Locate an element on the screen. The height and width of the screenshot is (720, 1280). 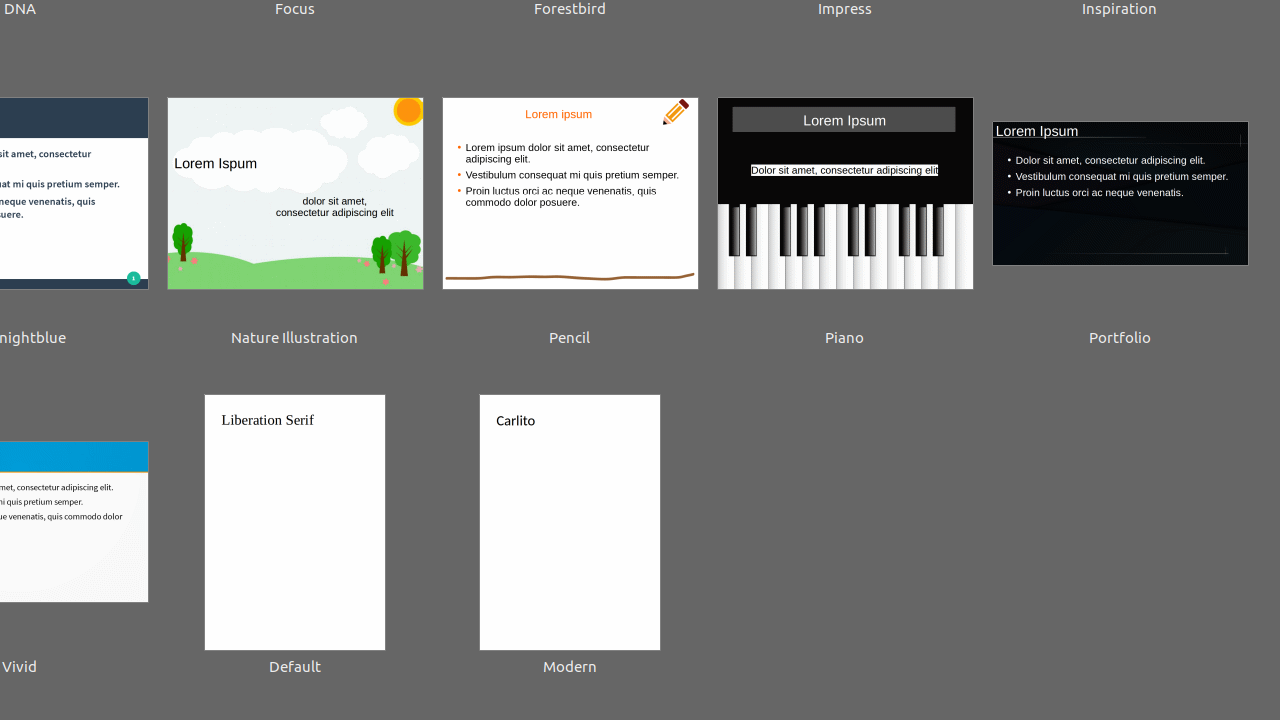
'Pencil' is located at coordinates (568, 208).